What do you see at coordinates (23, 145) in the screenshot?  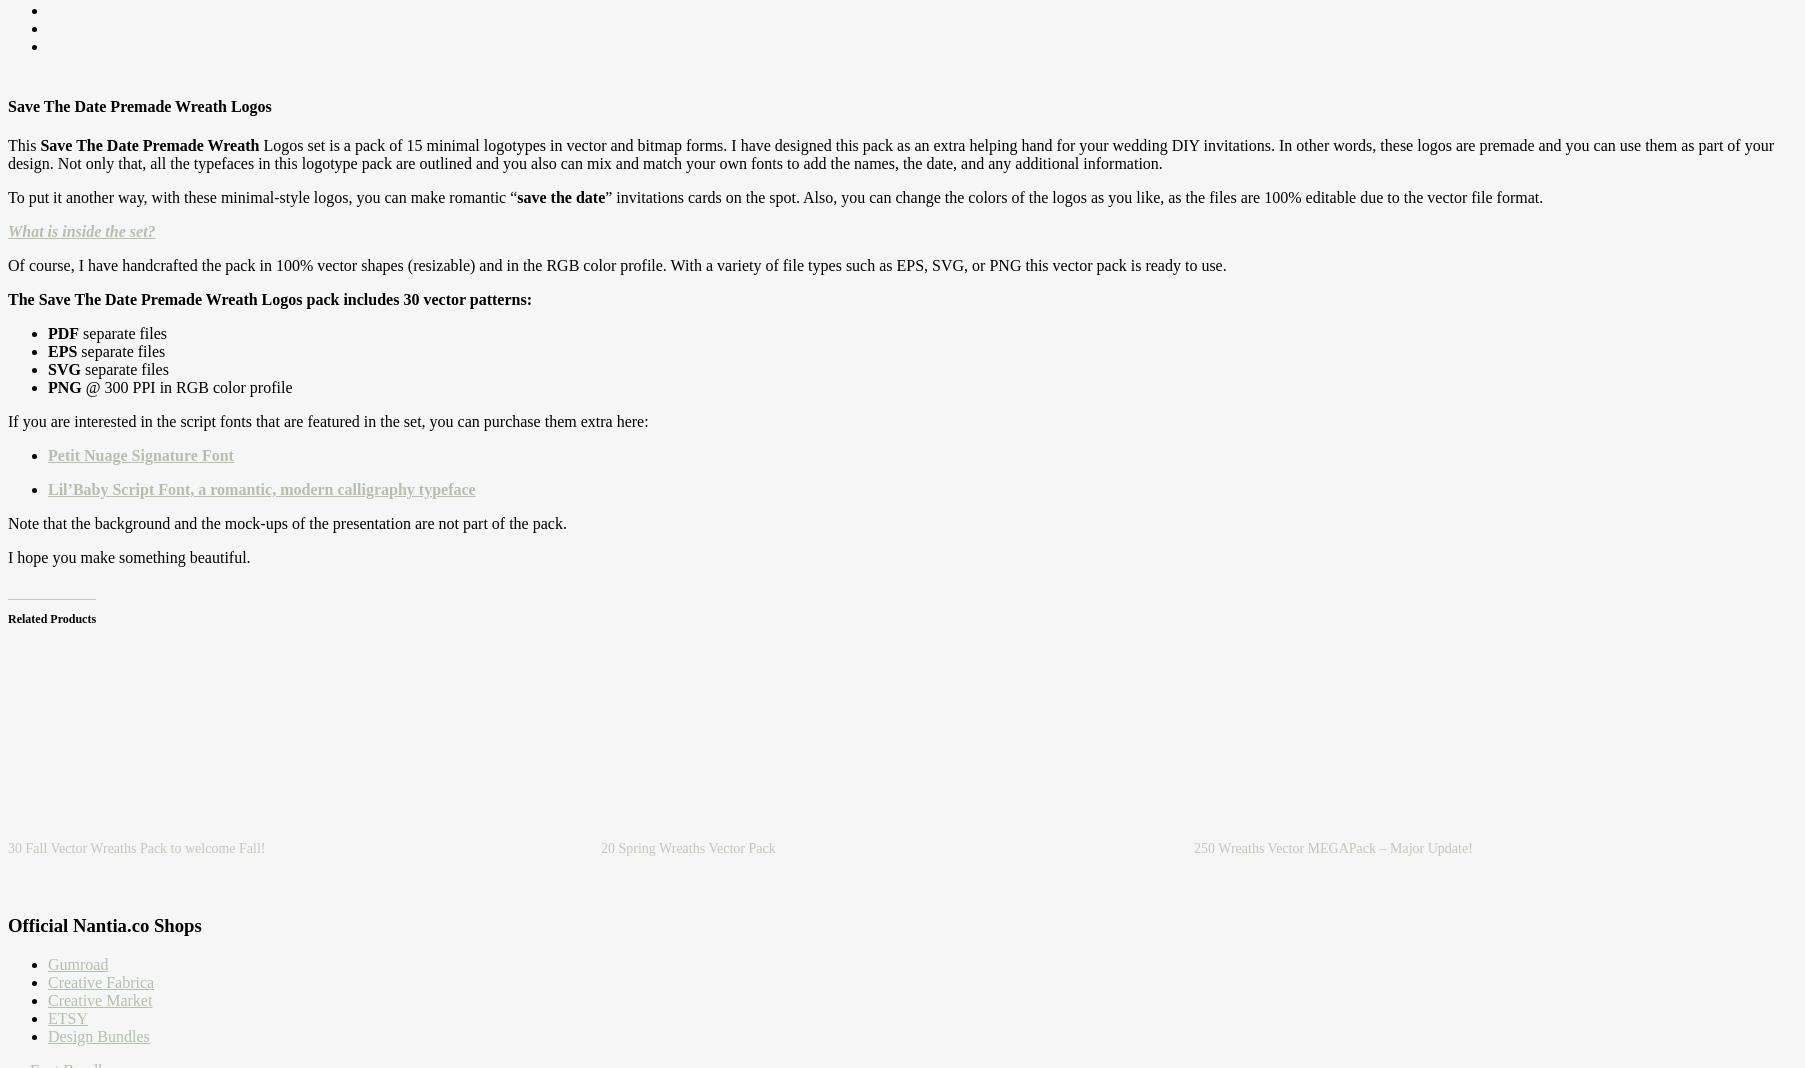 I see `'This'` at bounding box center [23, 145].